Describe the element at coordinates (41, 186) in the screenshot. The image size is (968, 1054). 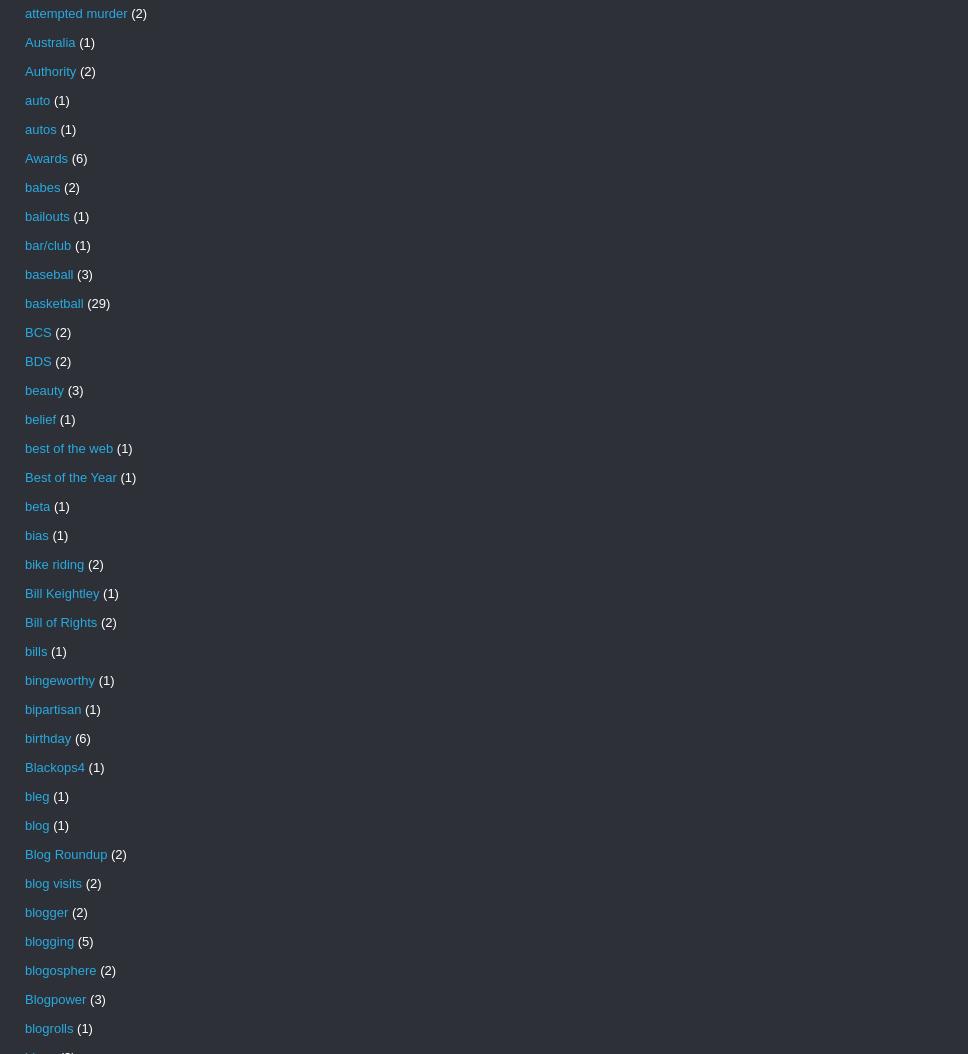
I see `'babes'` at that location.